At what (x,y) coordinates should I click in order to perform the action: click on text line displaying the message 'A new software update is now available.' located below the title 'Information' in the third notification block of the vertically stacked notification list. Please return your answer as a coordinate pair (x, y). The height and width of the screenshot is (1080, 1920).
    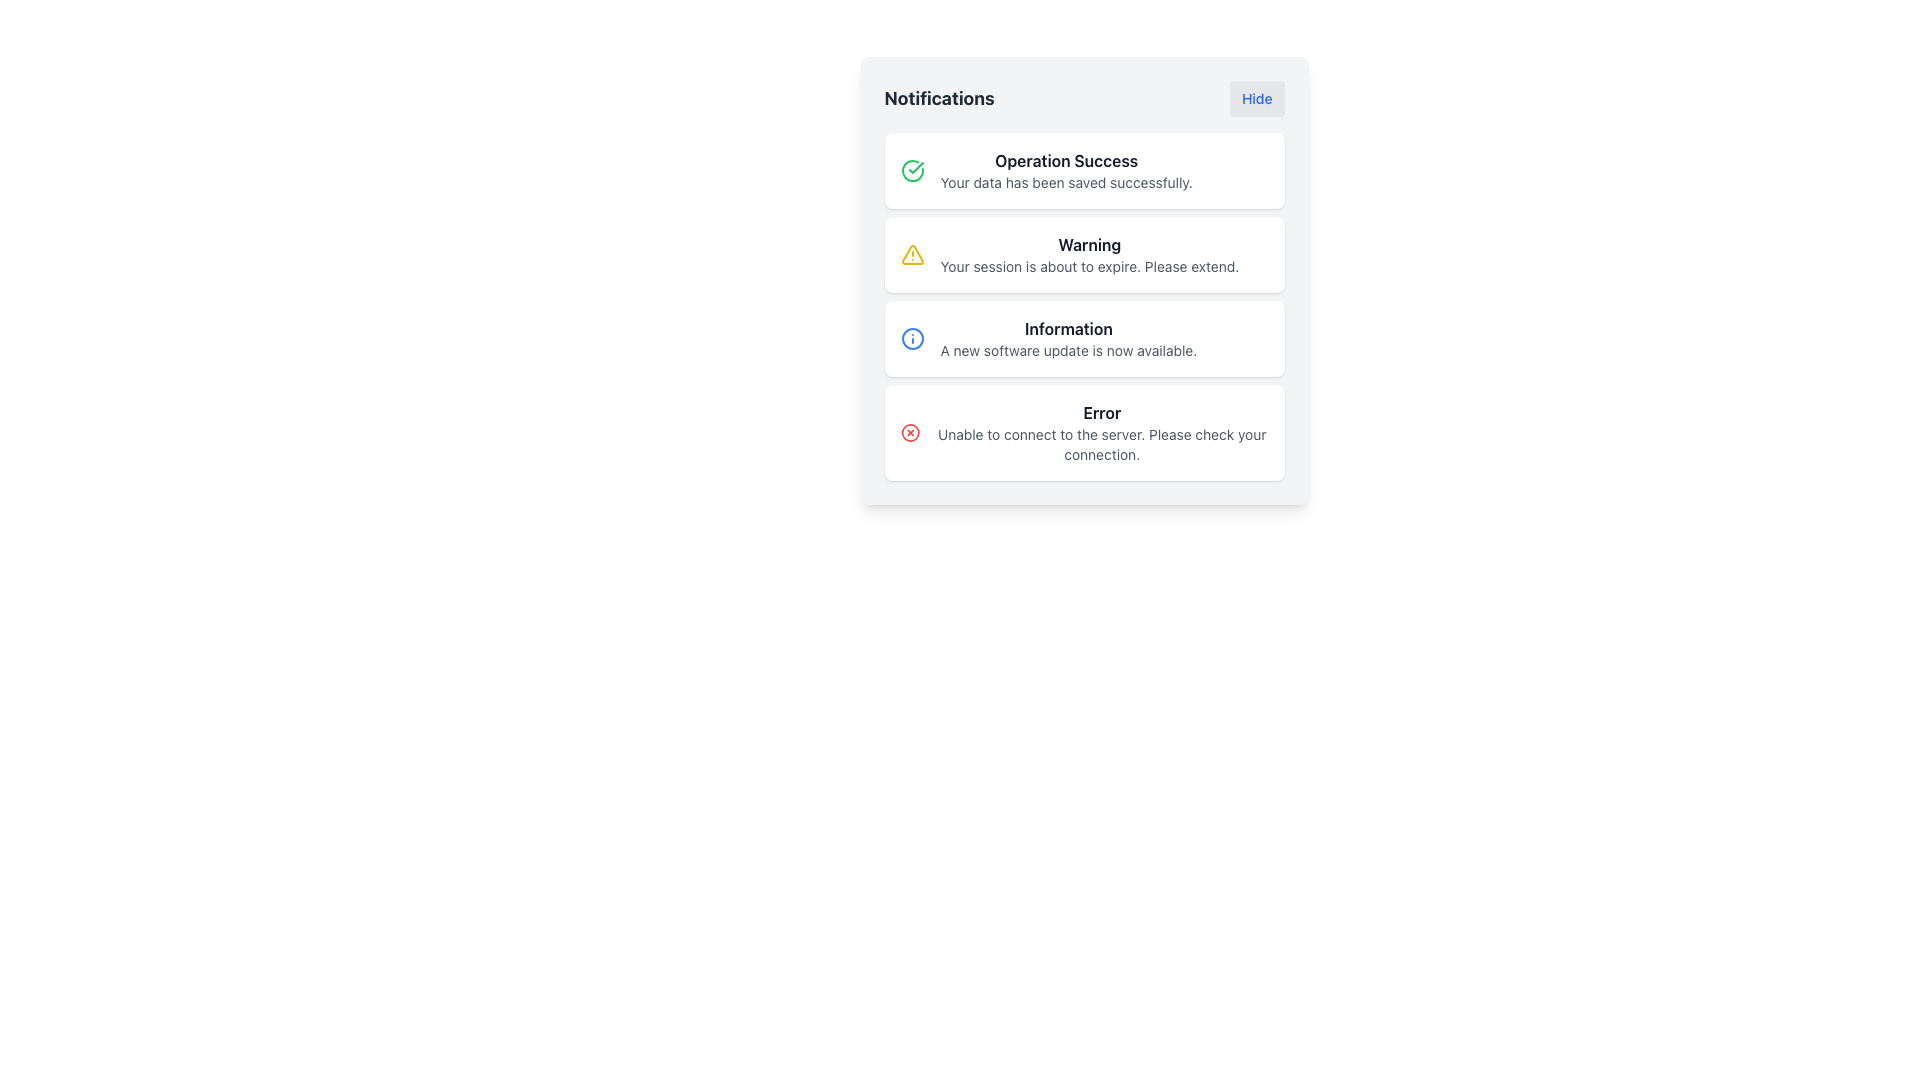
    Looking at the image, I should click on (1067, 350).